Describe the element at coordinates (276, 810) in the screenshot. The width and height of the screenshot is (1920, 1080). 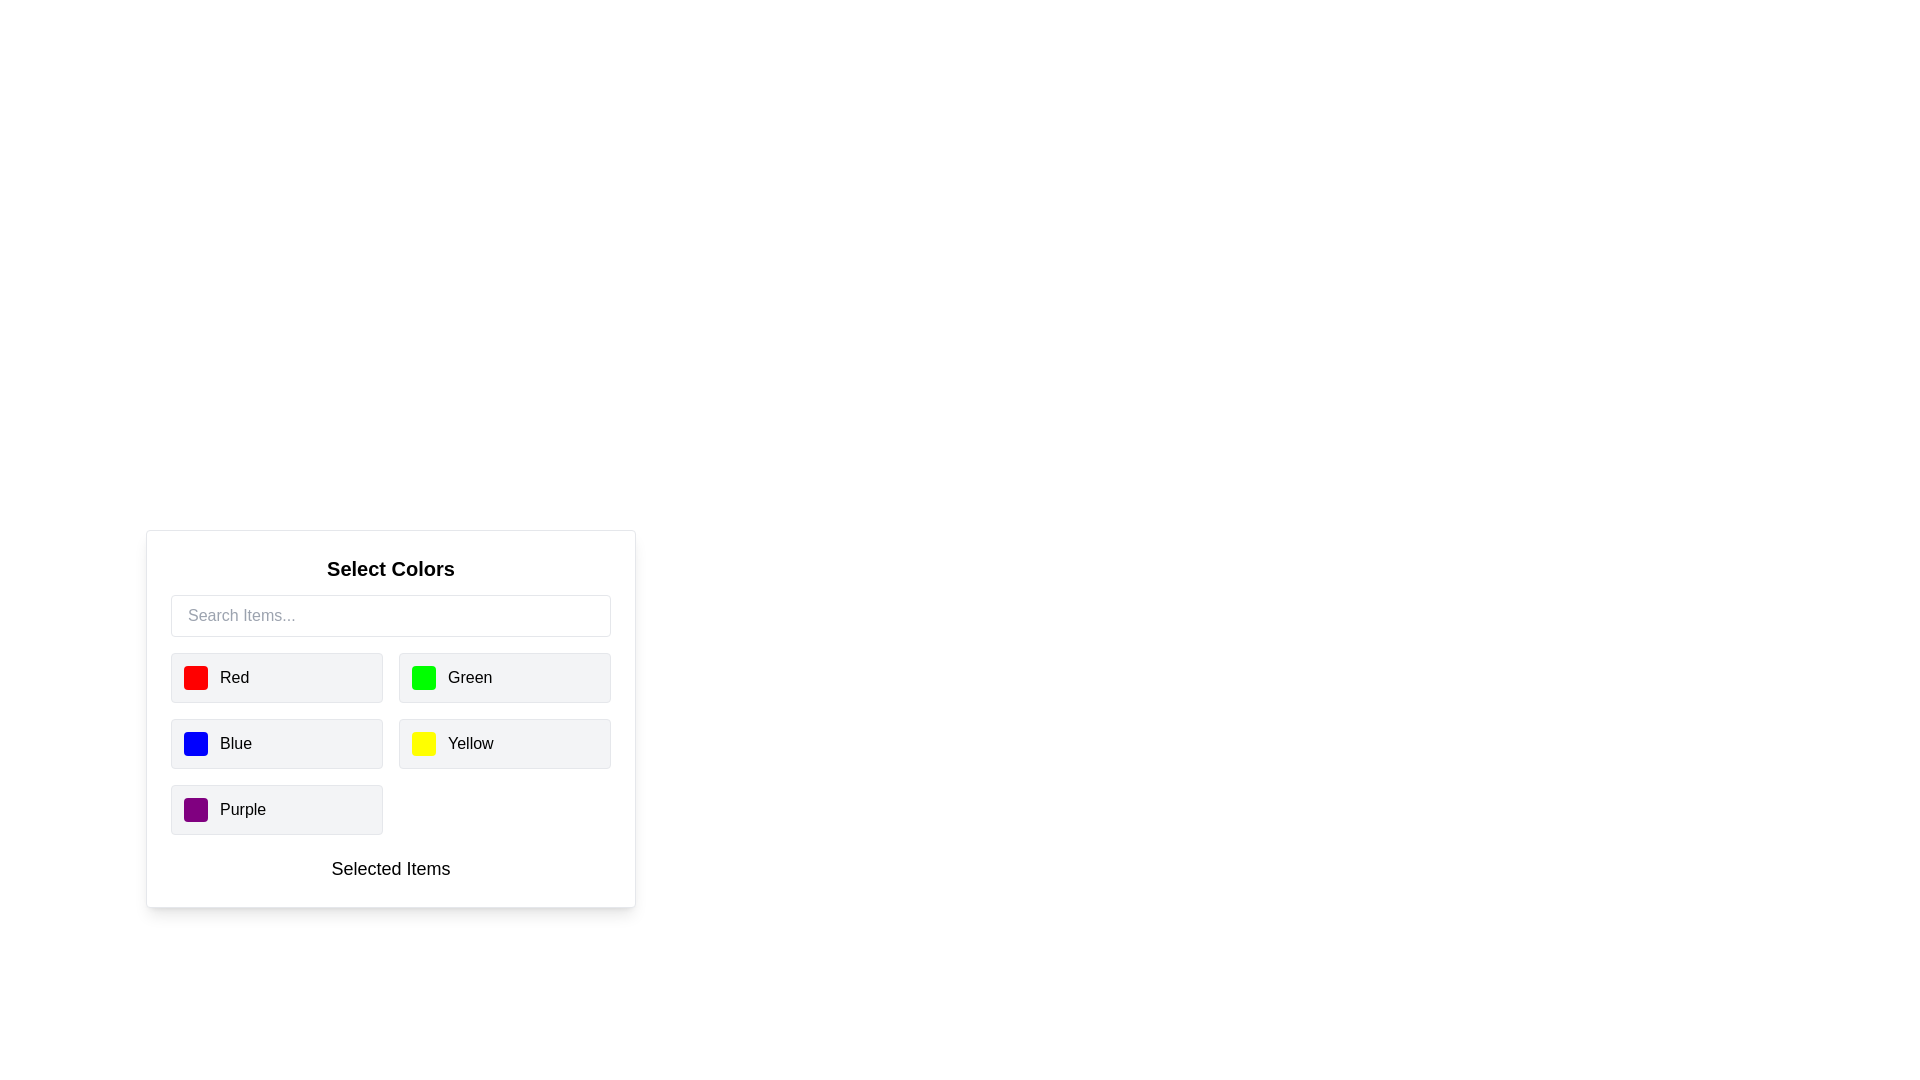
I see `the fifth selectable list item labeled 'Purple' in the 'Select Colors' section` at that location.